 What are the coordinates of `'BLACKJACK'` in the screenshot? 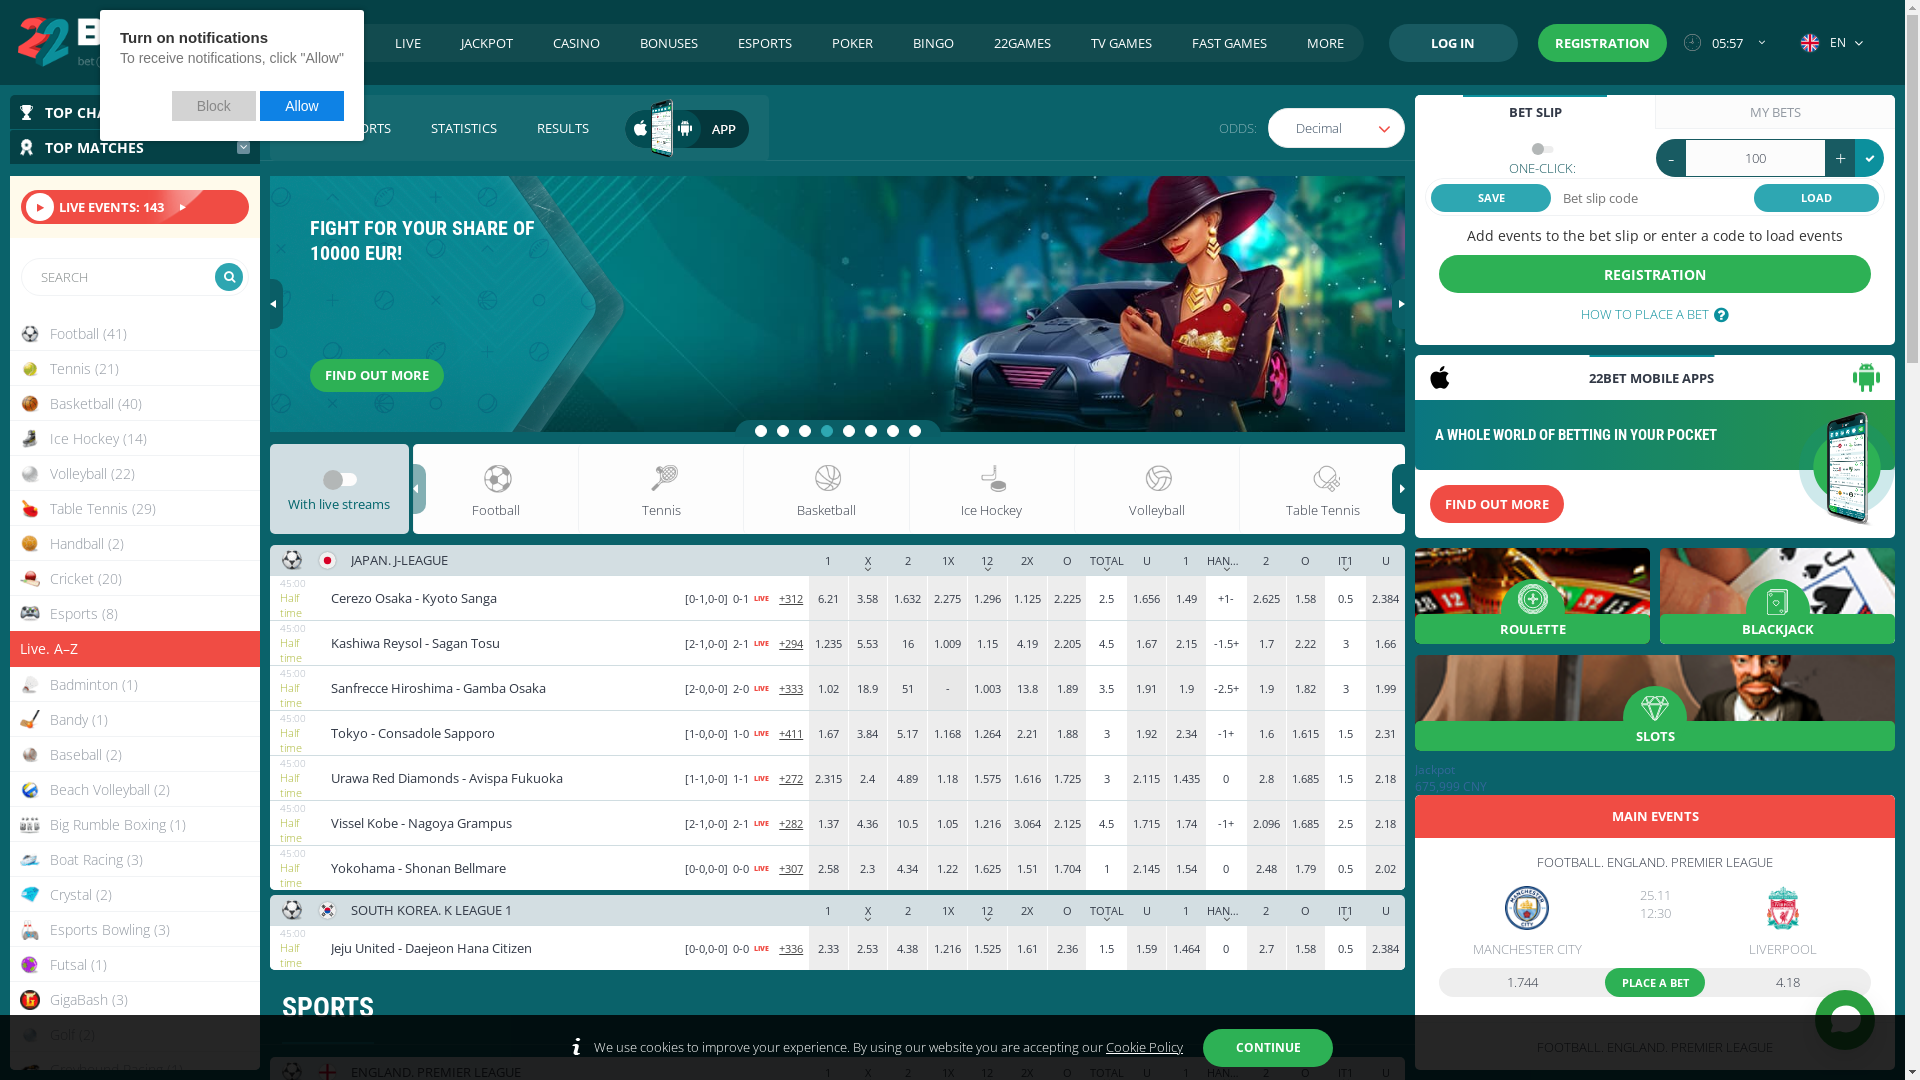 It's located at (1777, 595).